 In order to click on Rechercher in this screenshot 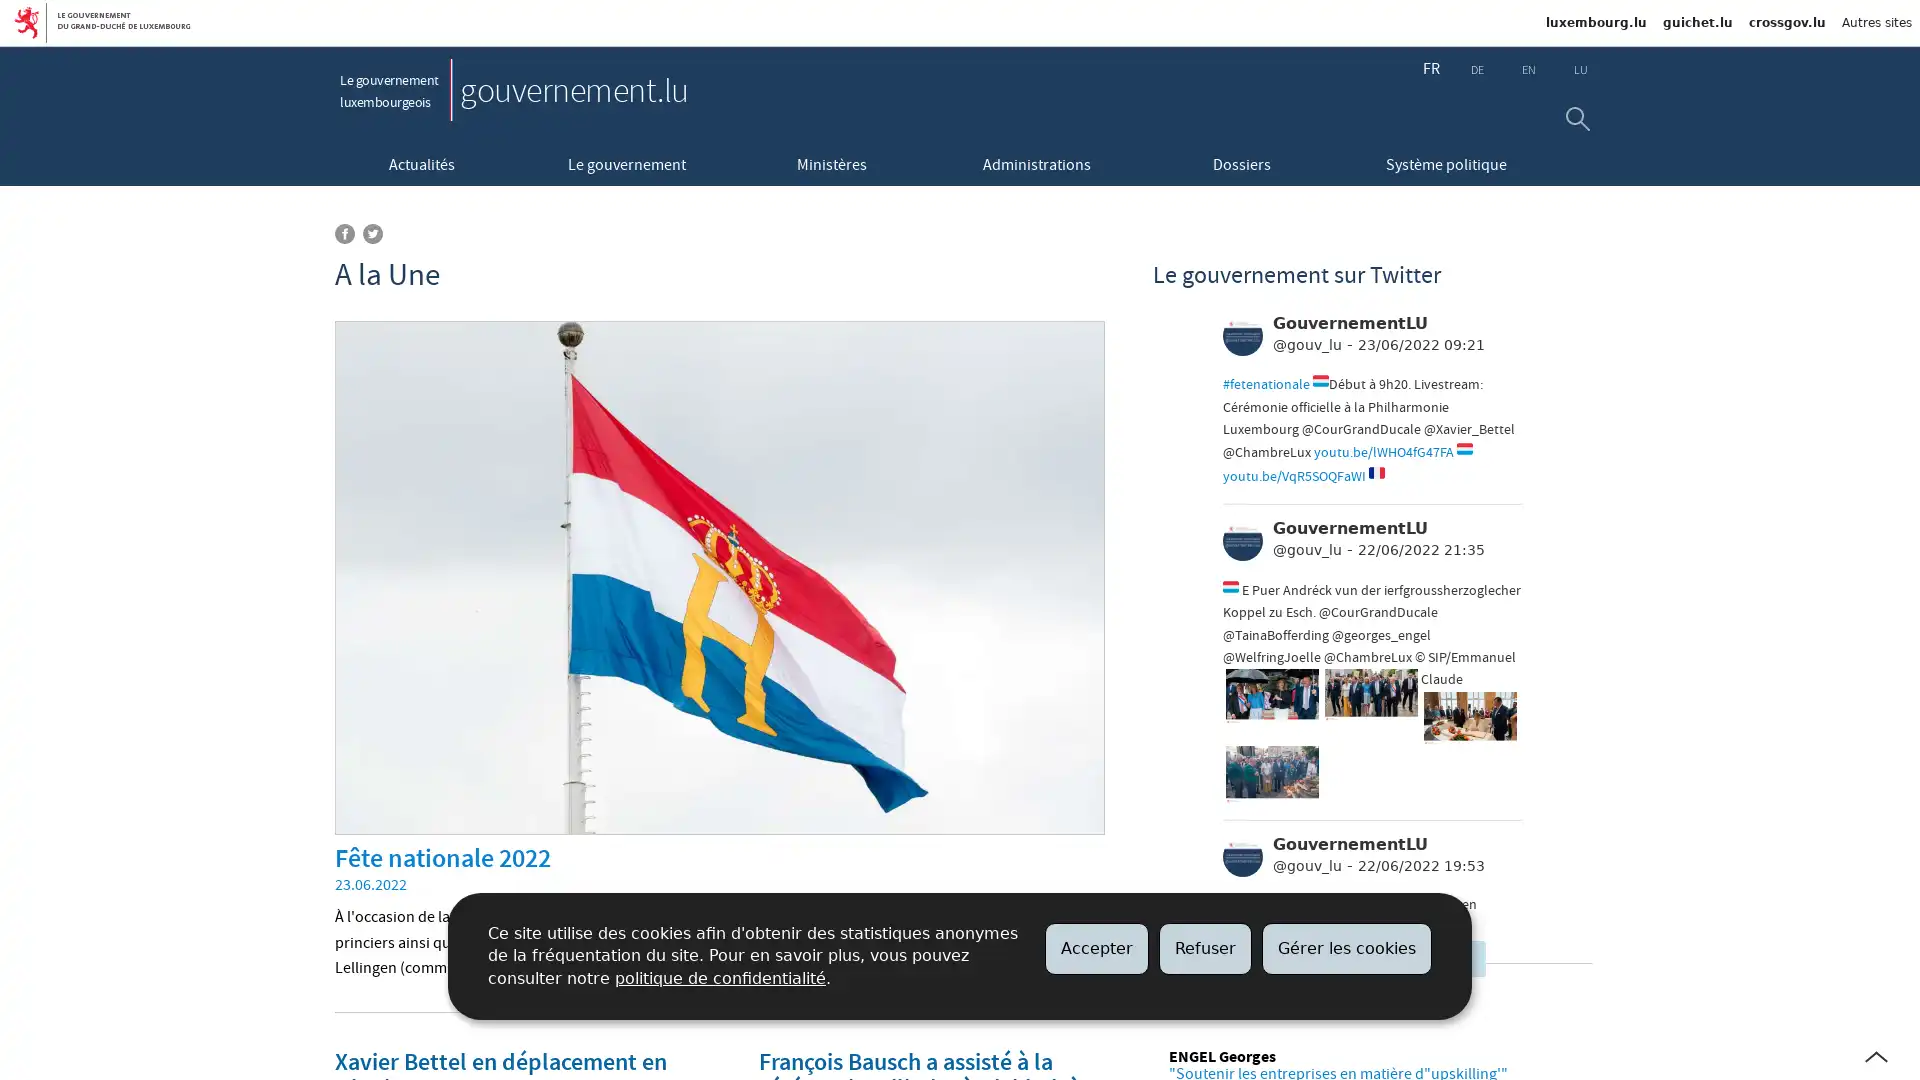, I will do `click(1577, 120)`.